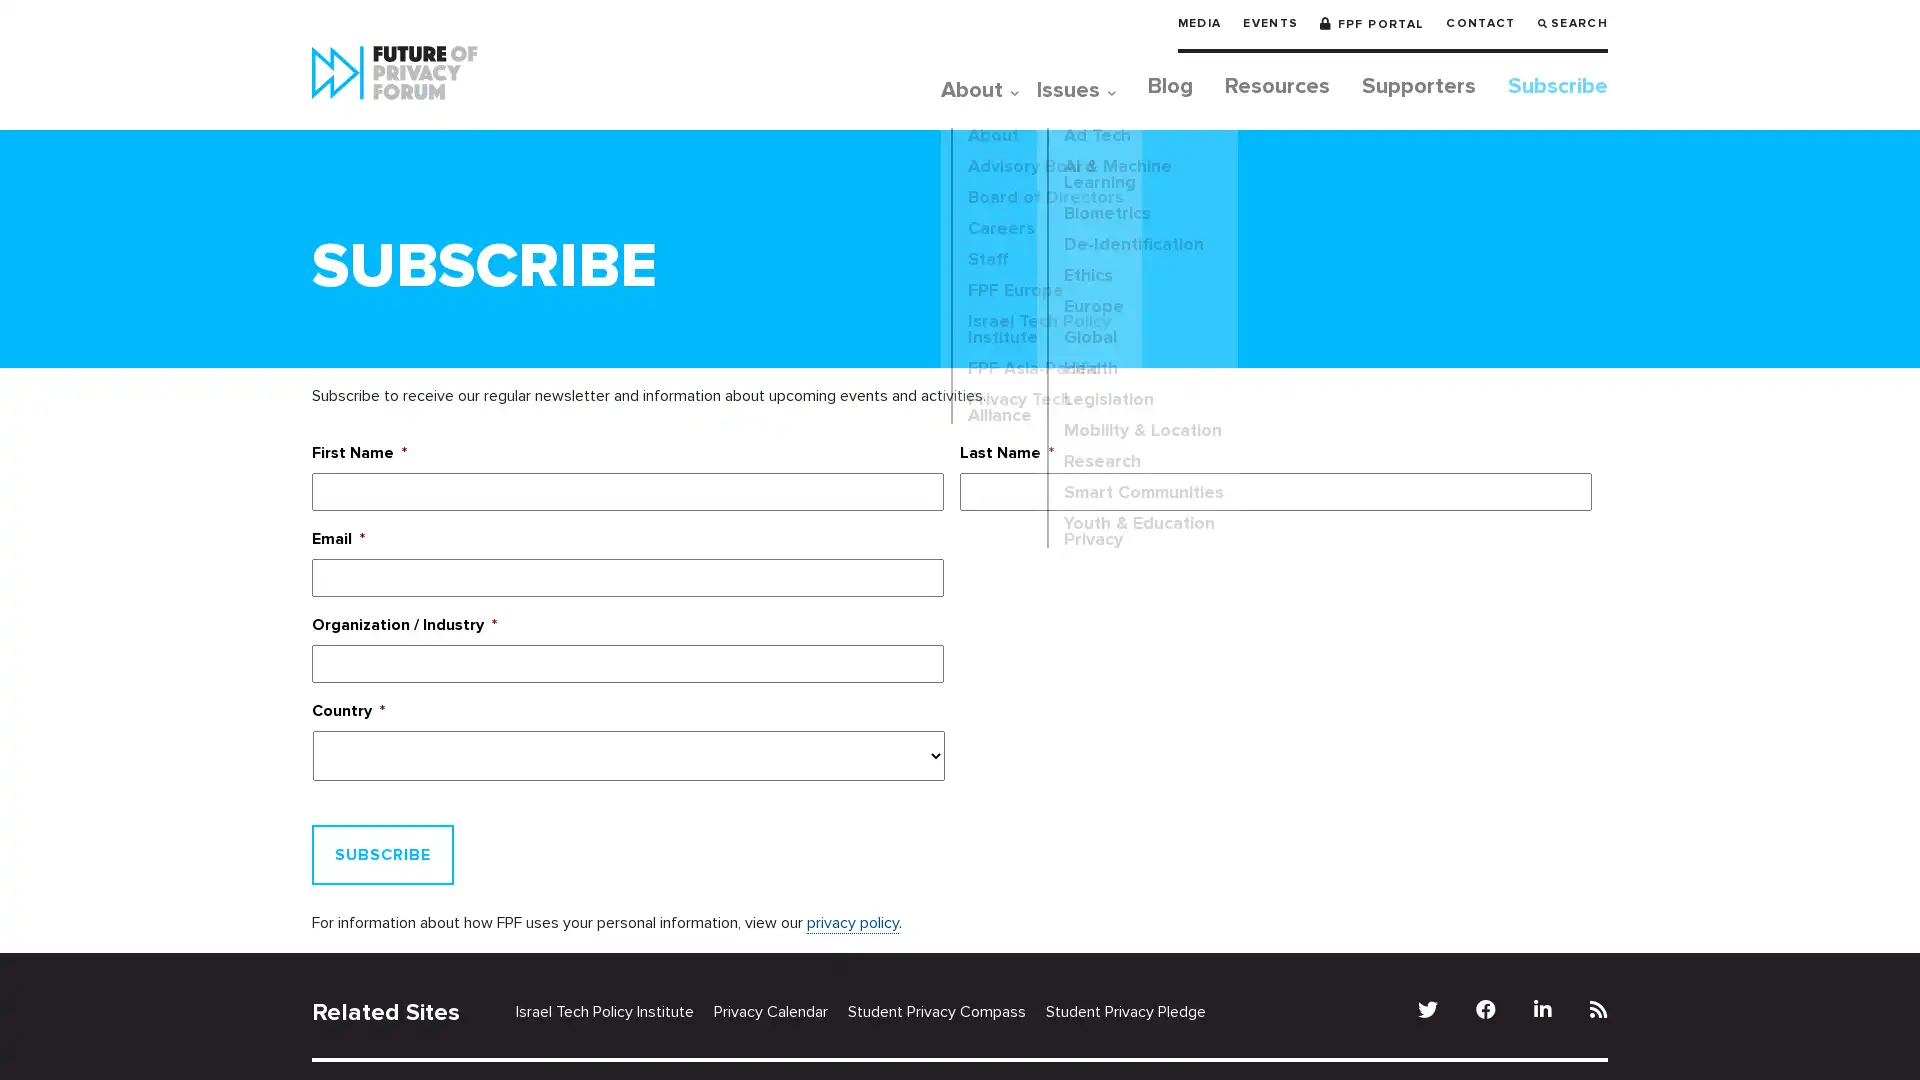  I want to click on Subscribe, so click(383, 847).